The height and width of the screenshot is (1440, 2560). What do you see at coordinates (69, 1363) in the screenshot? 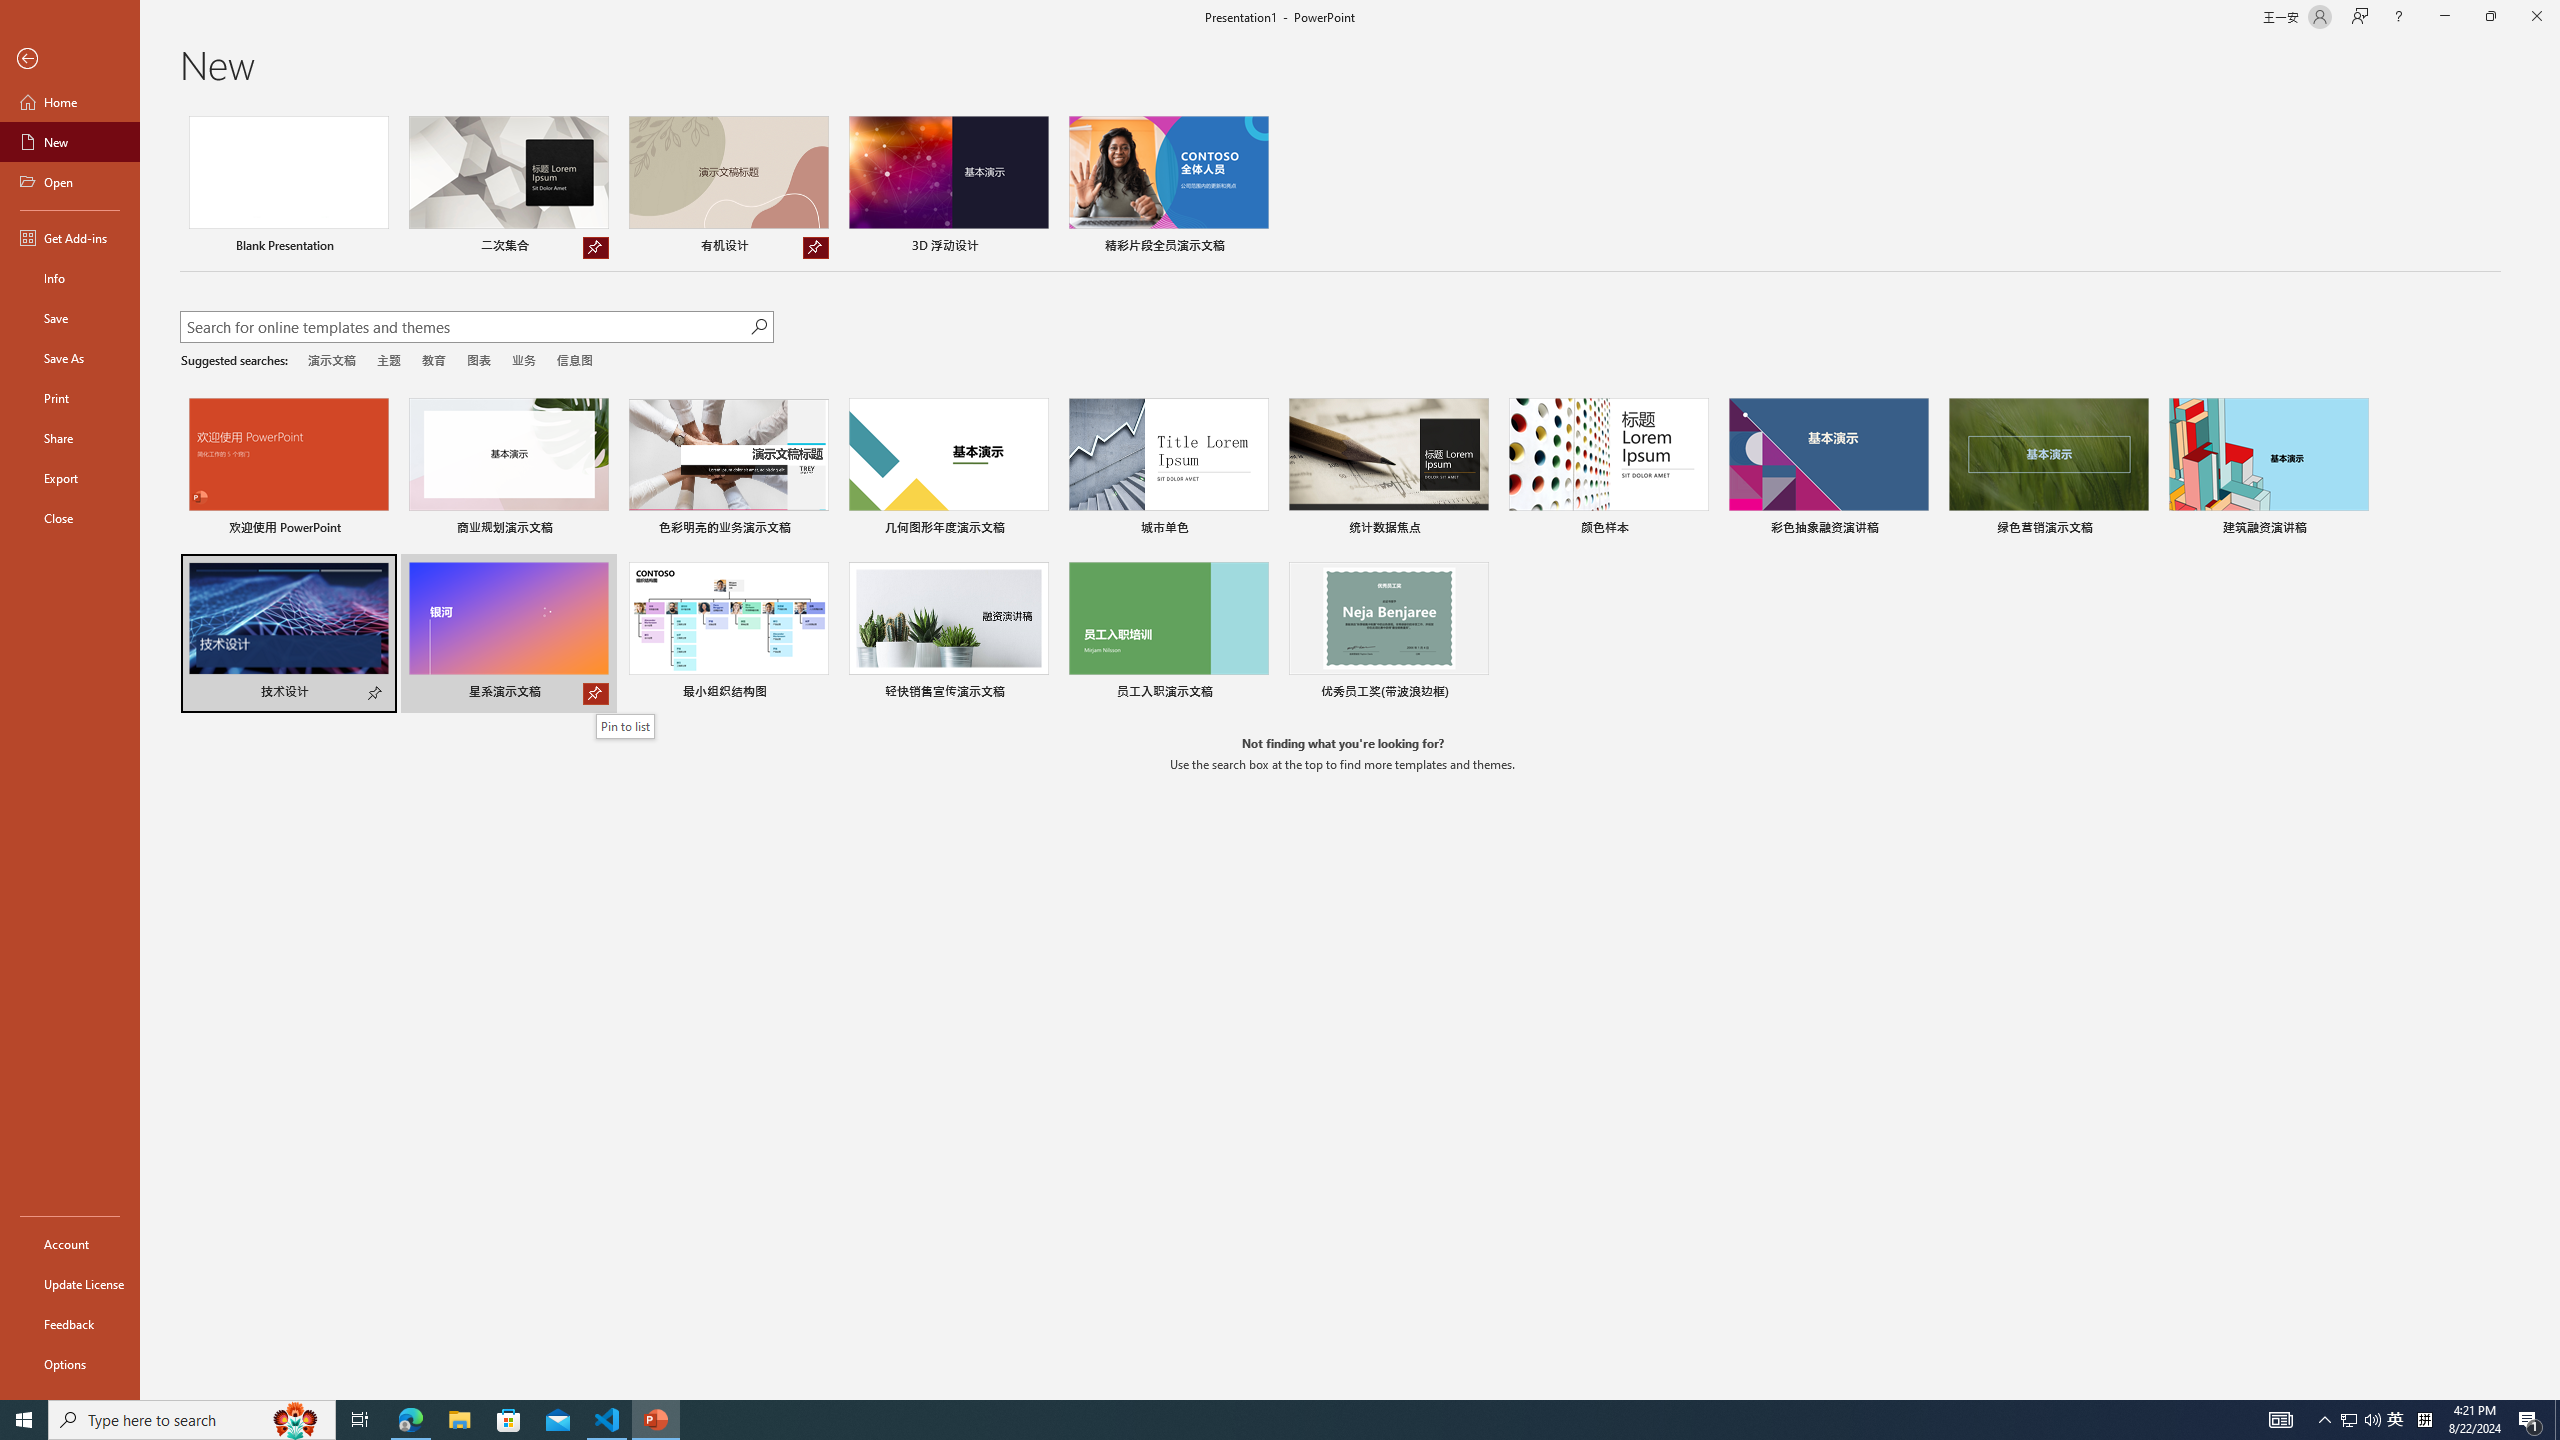
I see `'Options'` at bounding box center [69, 1363].